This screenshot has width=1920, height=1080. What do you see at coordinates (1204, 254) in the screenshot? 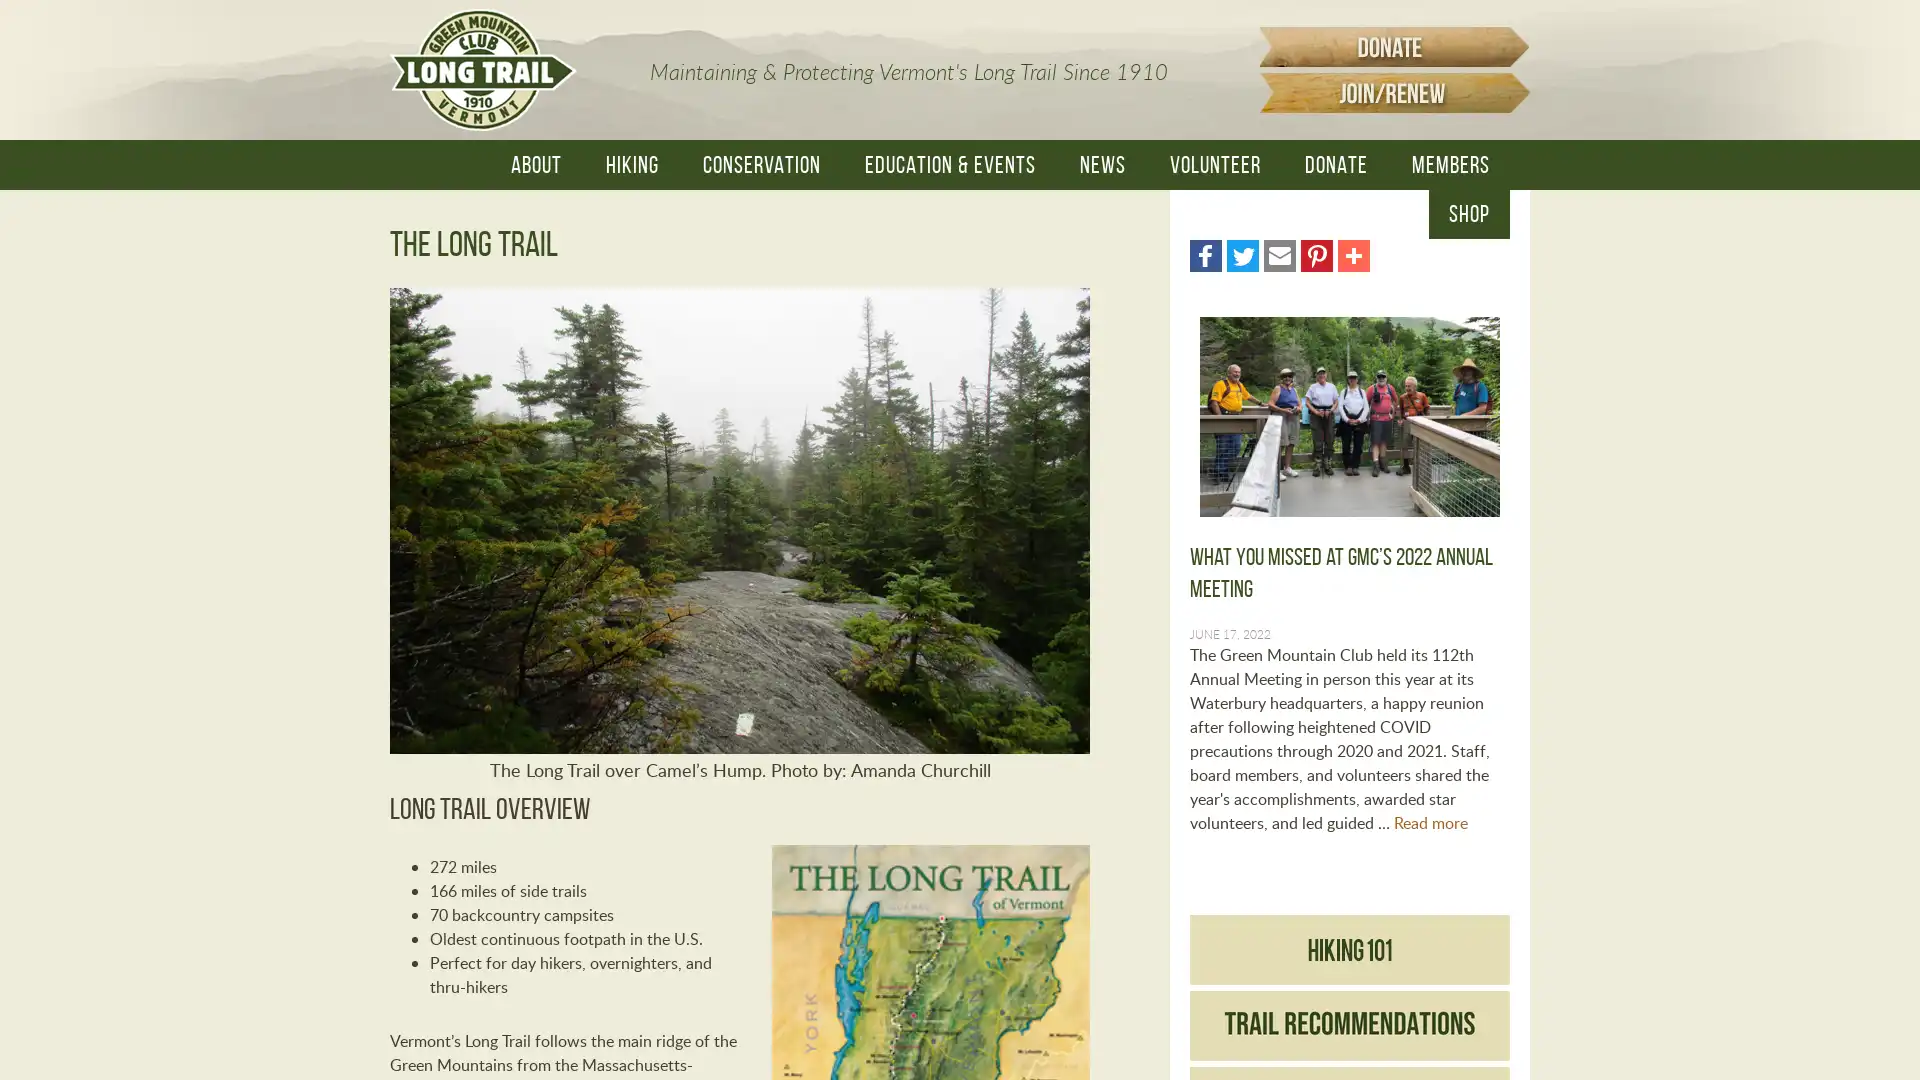
I see `Share to Facebook` at bounding box center [1204, 254].